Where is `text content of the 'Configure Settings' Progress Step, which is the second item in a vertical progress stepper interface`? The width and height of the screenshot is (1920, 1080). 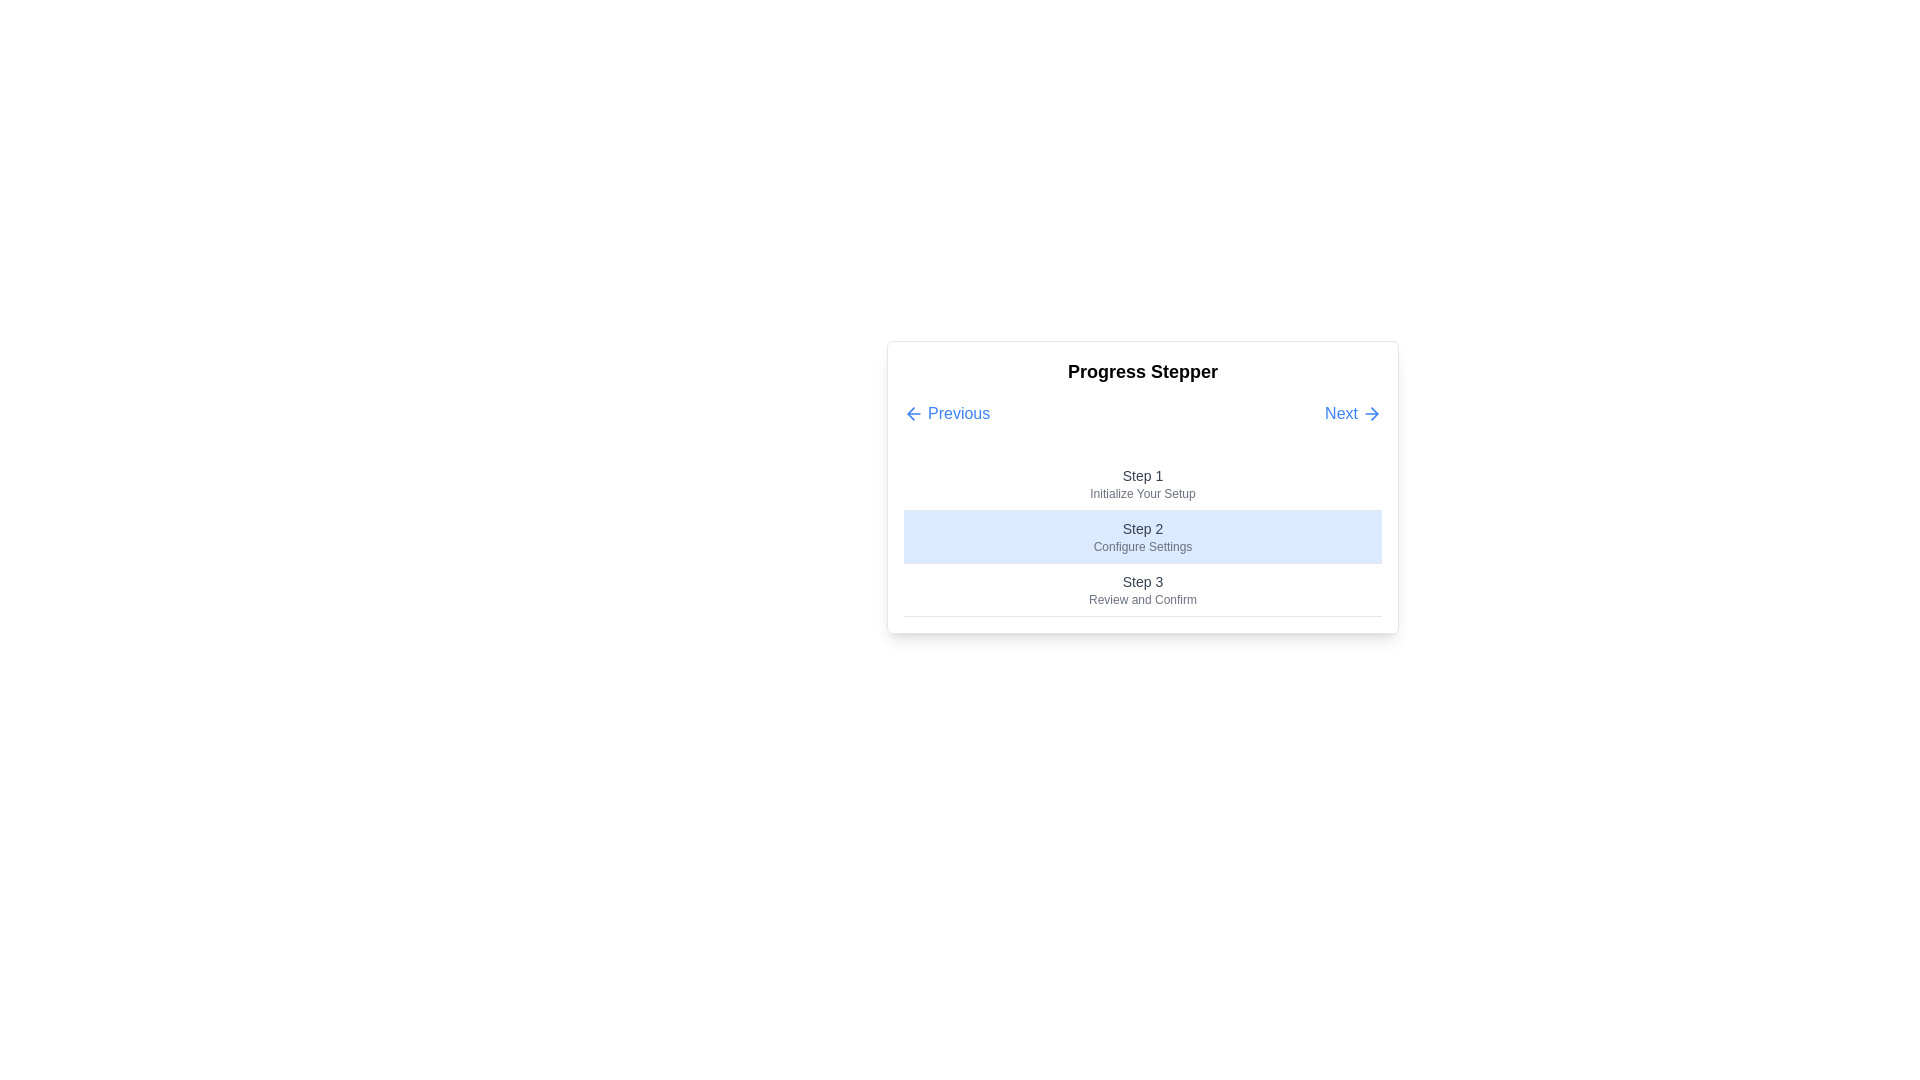 text content of the 'Configure Settings' Progress Step, which is the second item in a vertical progress stepper interface is located at coordinates (1142, 536).